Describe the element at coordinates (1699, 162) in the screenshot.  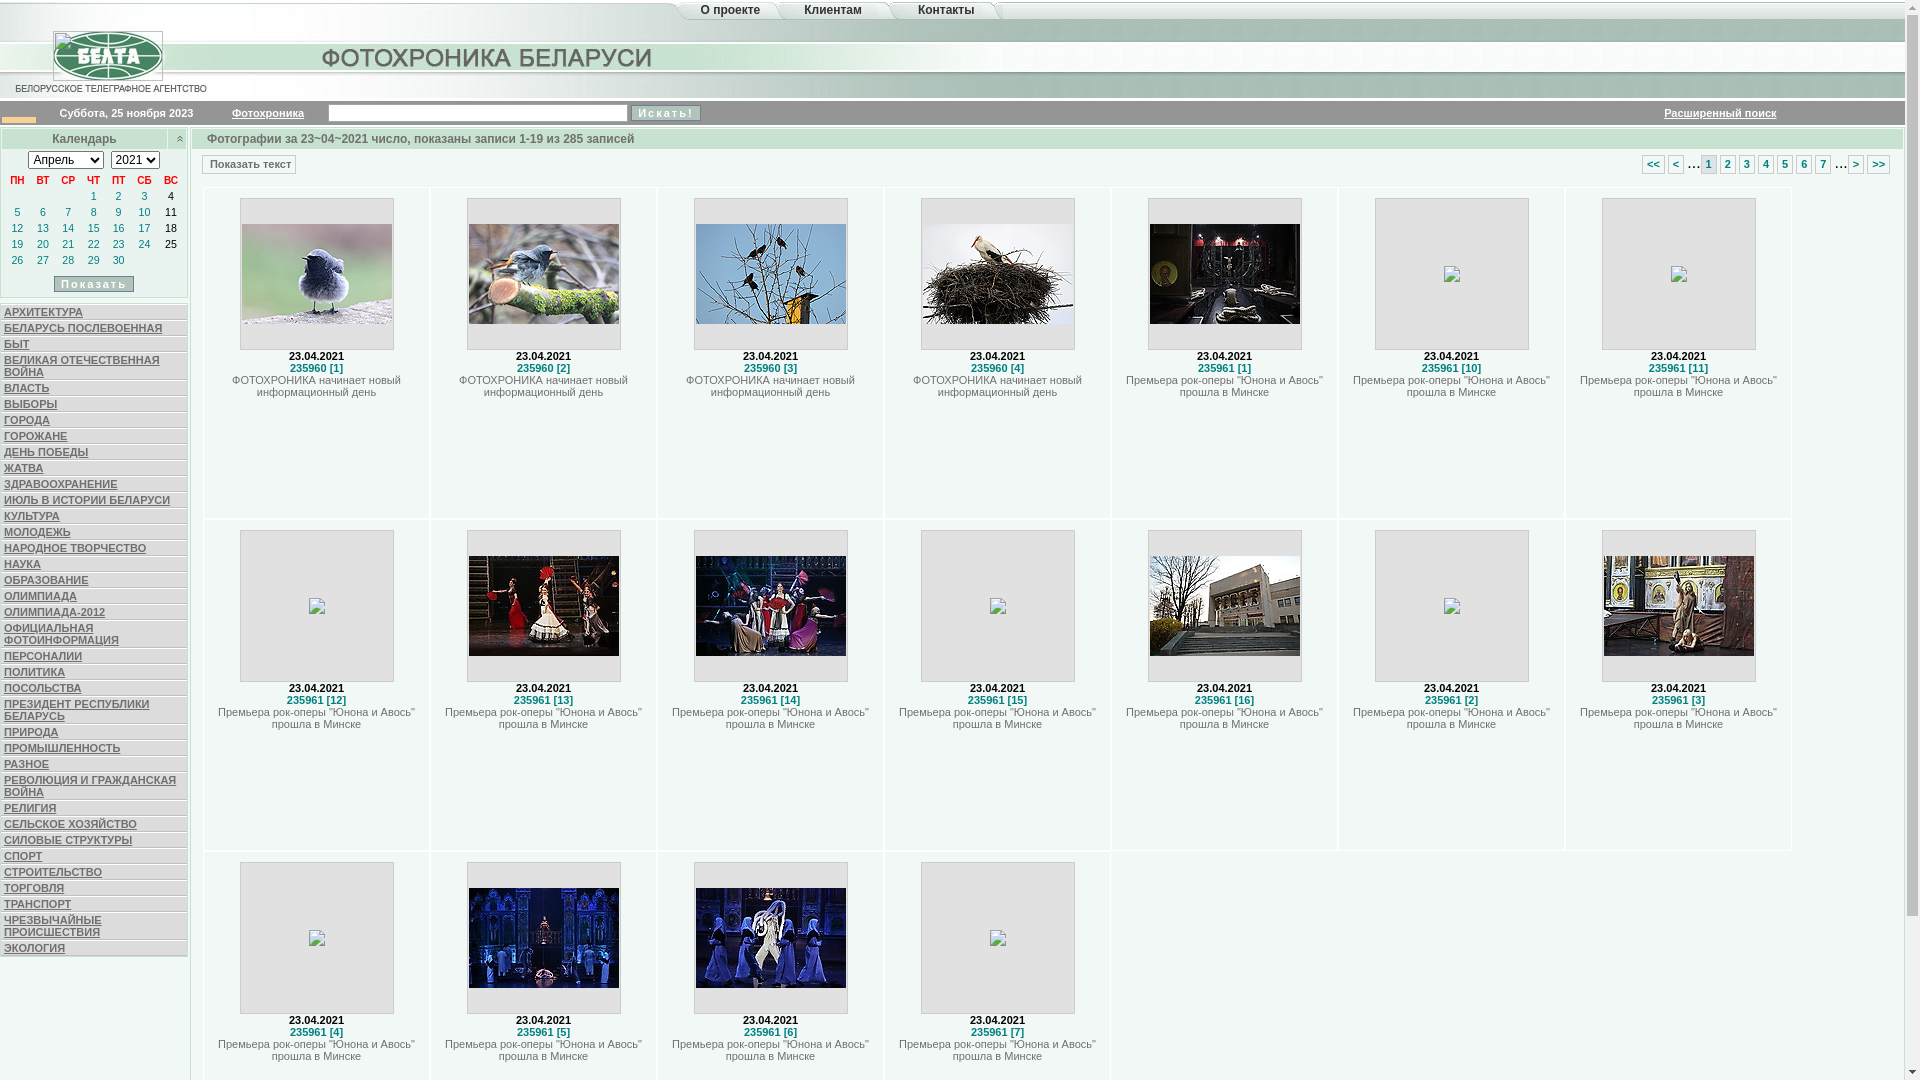
I see `'1'` at that location.